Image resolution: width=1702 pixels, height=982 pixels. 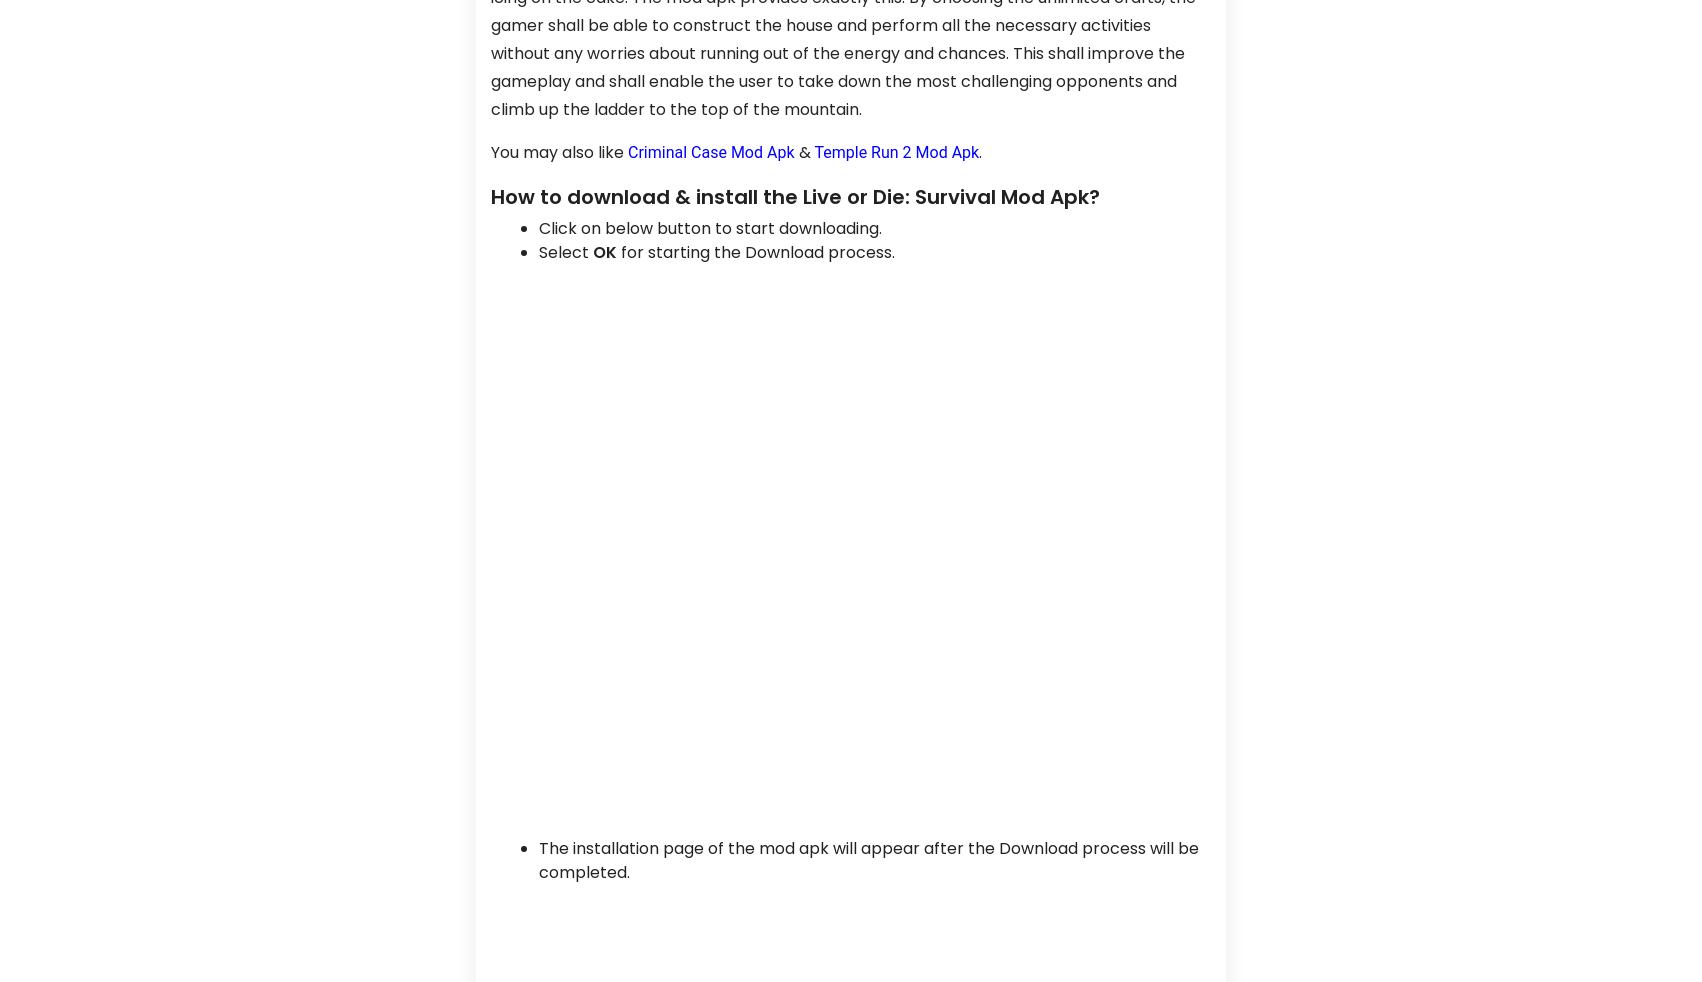 What do you see at coordinates (605, 251) in the screenshot?
I see `'OK'` at bounding box center [605, 251].